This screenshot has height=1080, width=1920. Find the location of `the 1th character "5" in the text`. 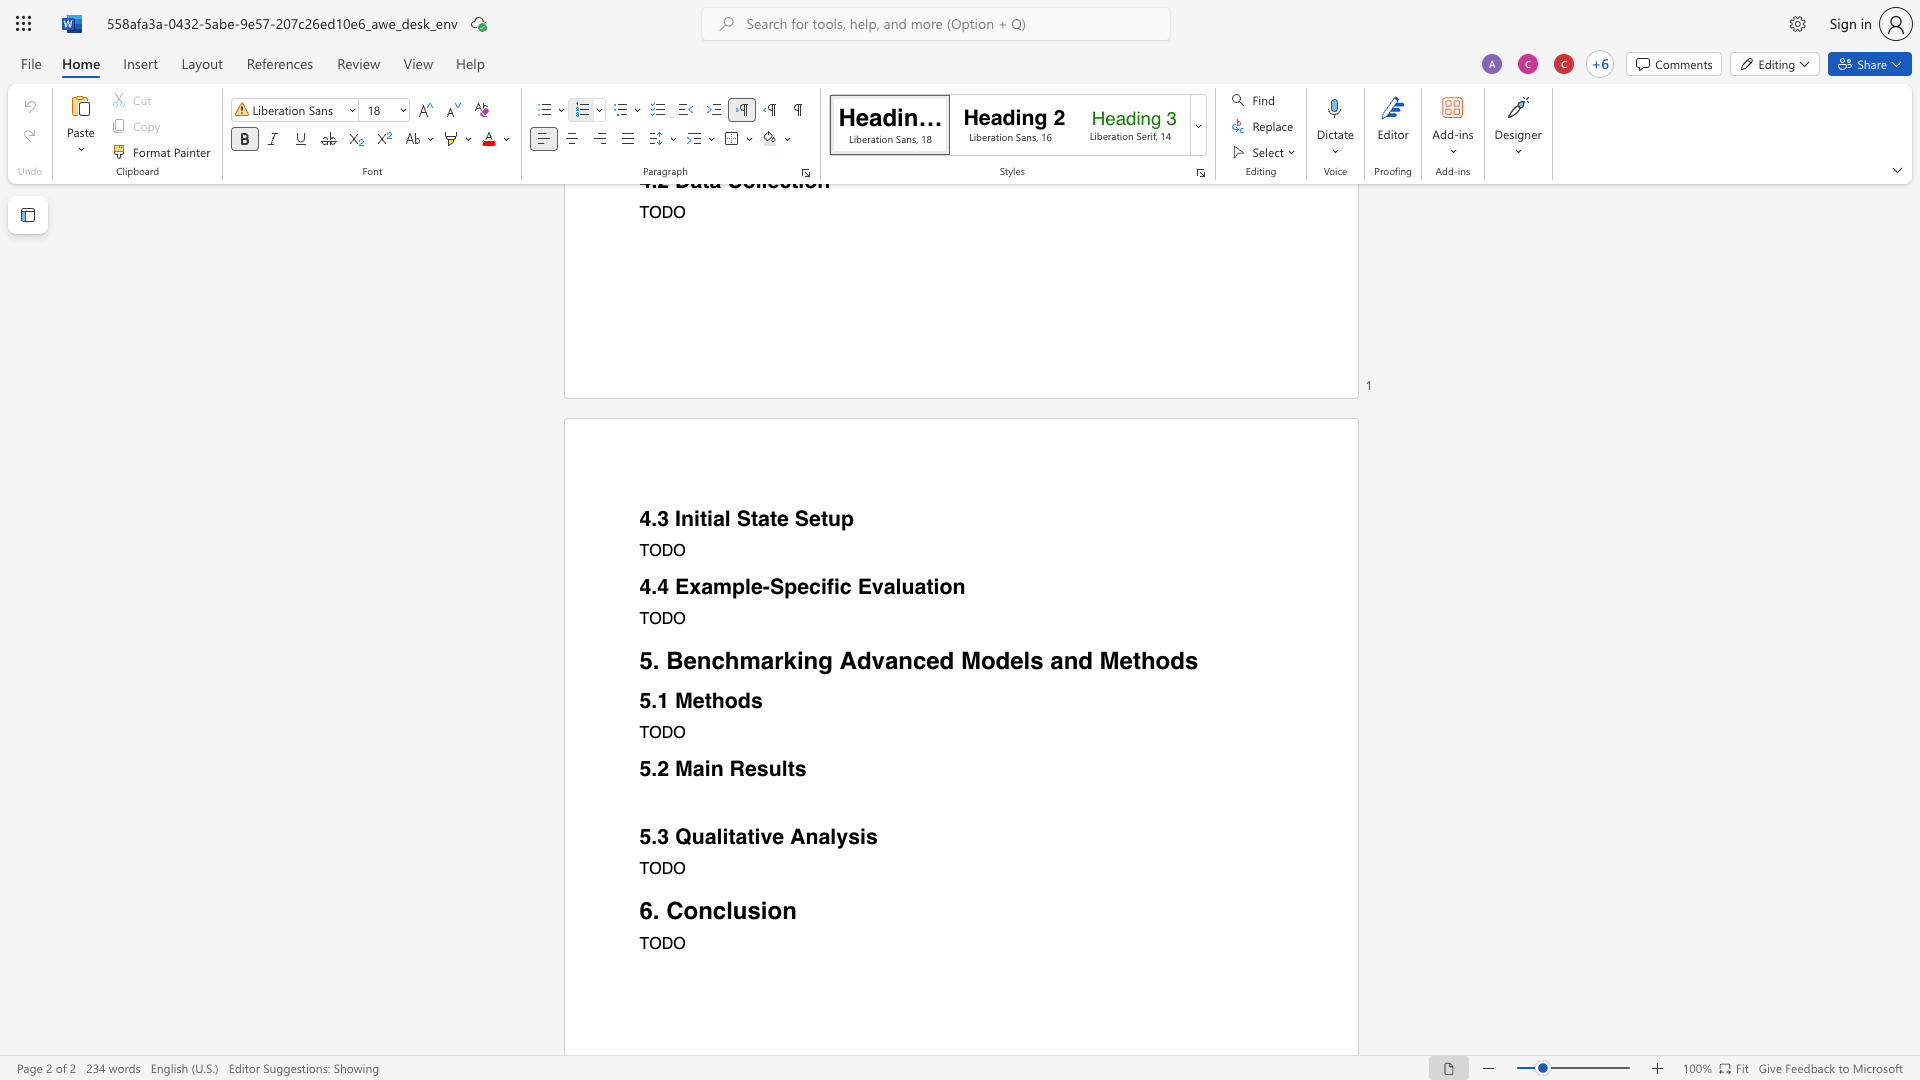

the 1th character "5" in the text is located at coordinates (645, 768).